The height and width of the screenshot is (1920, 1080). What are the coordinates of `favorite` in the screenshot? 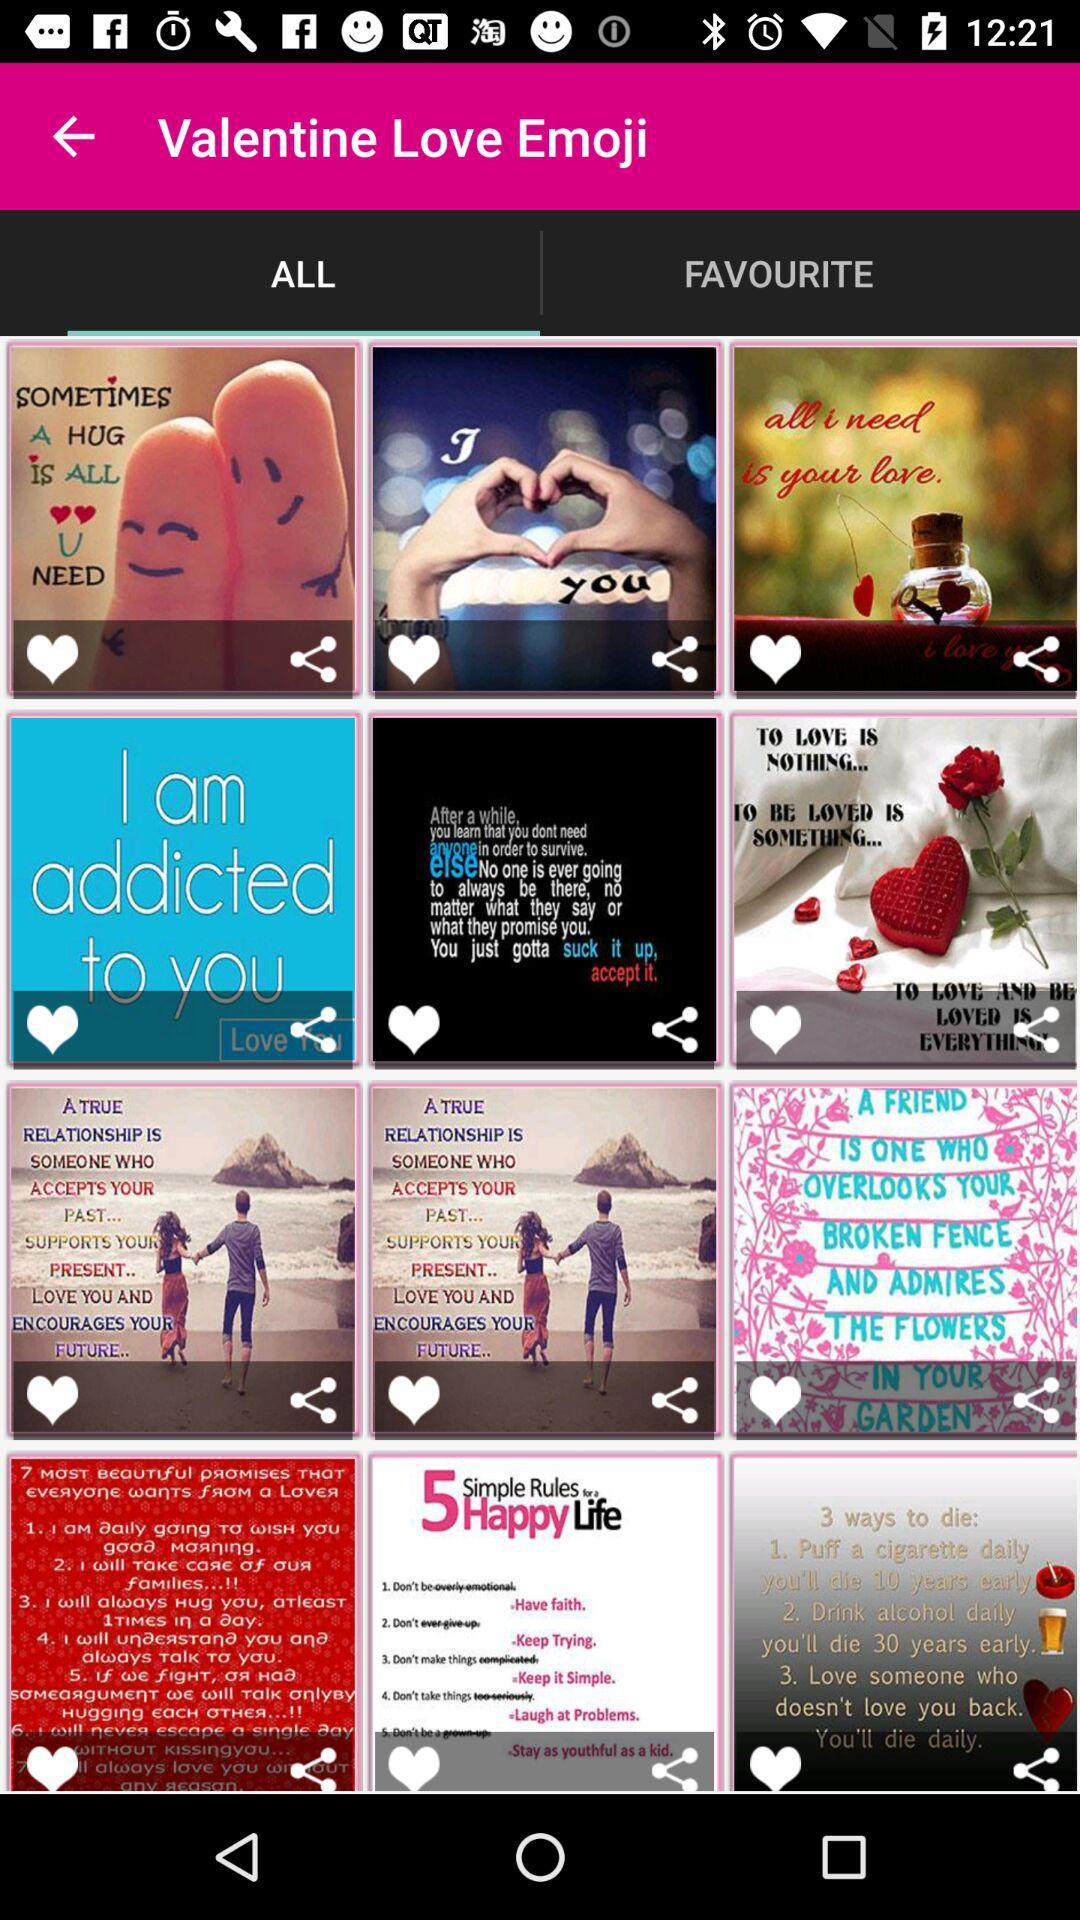 It's located at (774, 1029).